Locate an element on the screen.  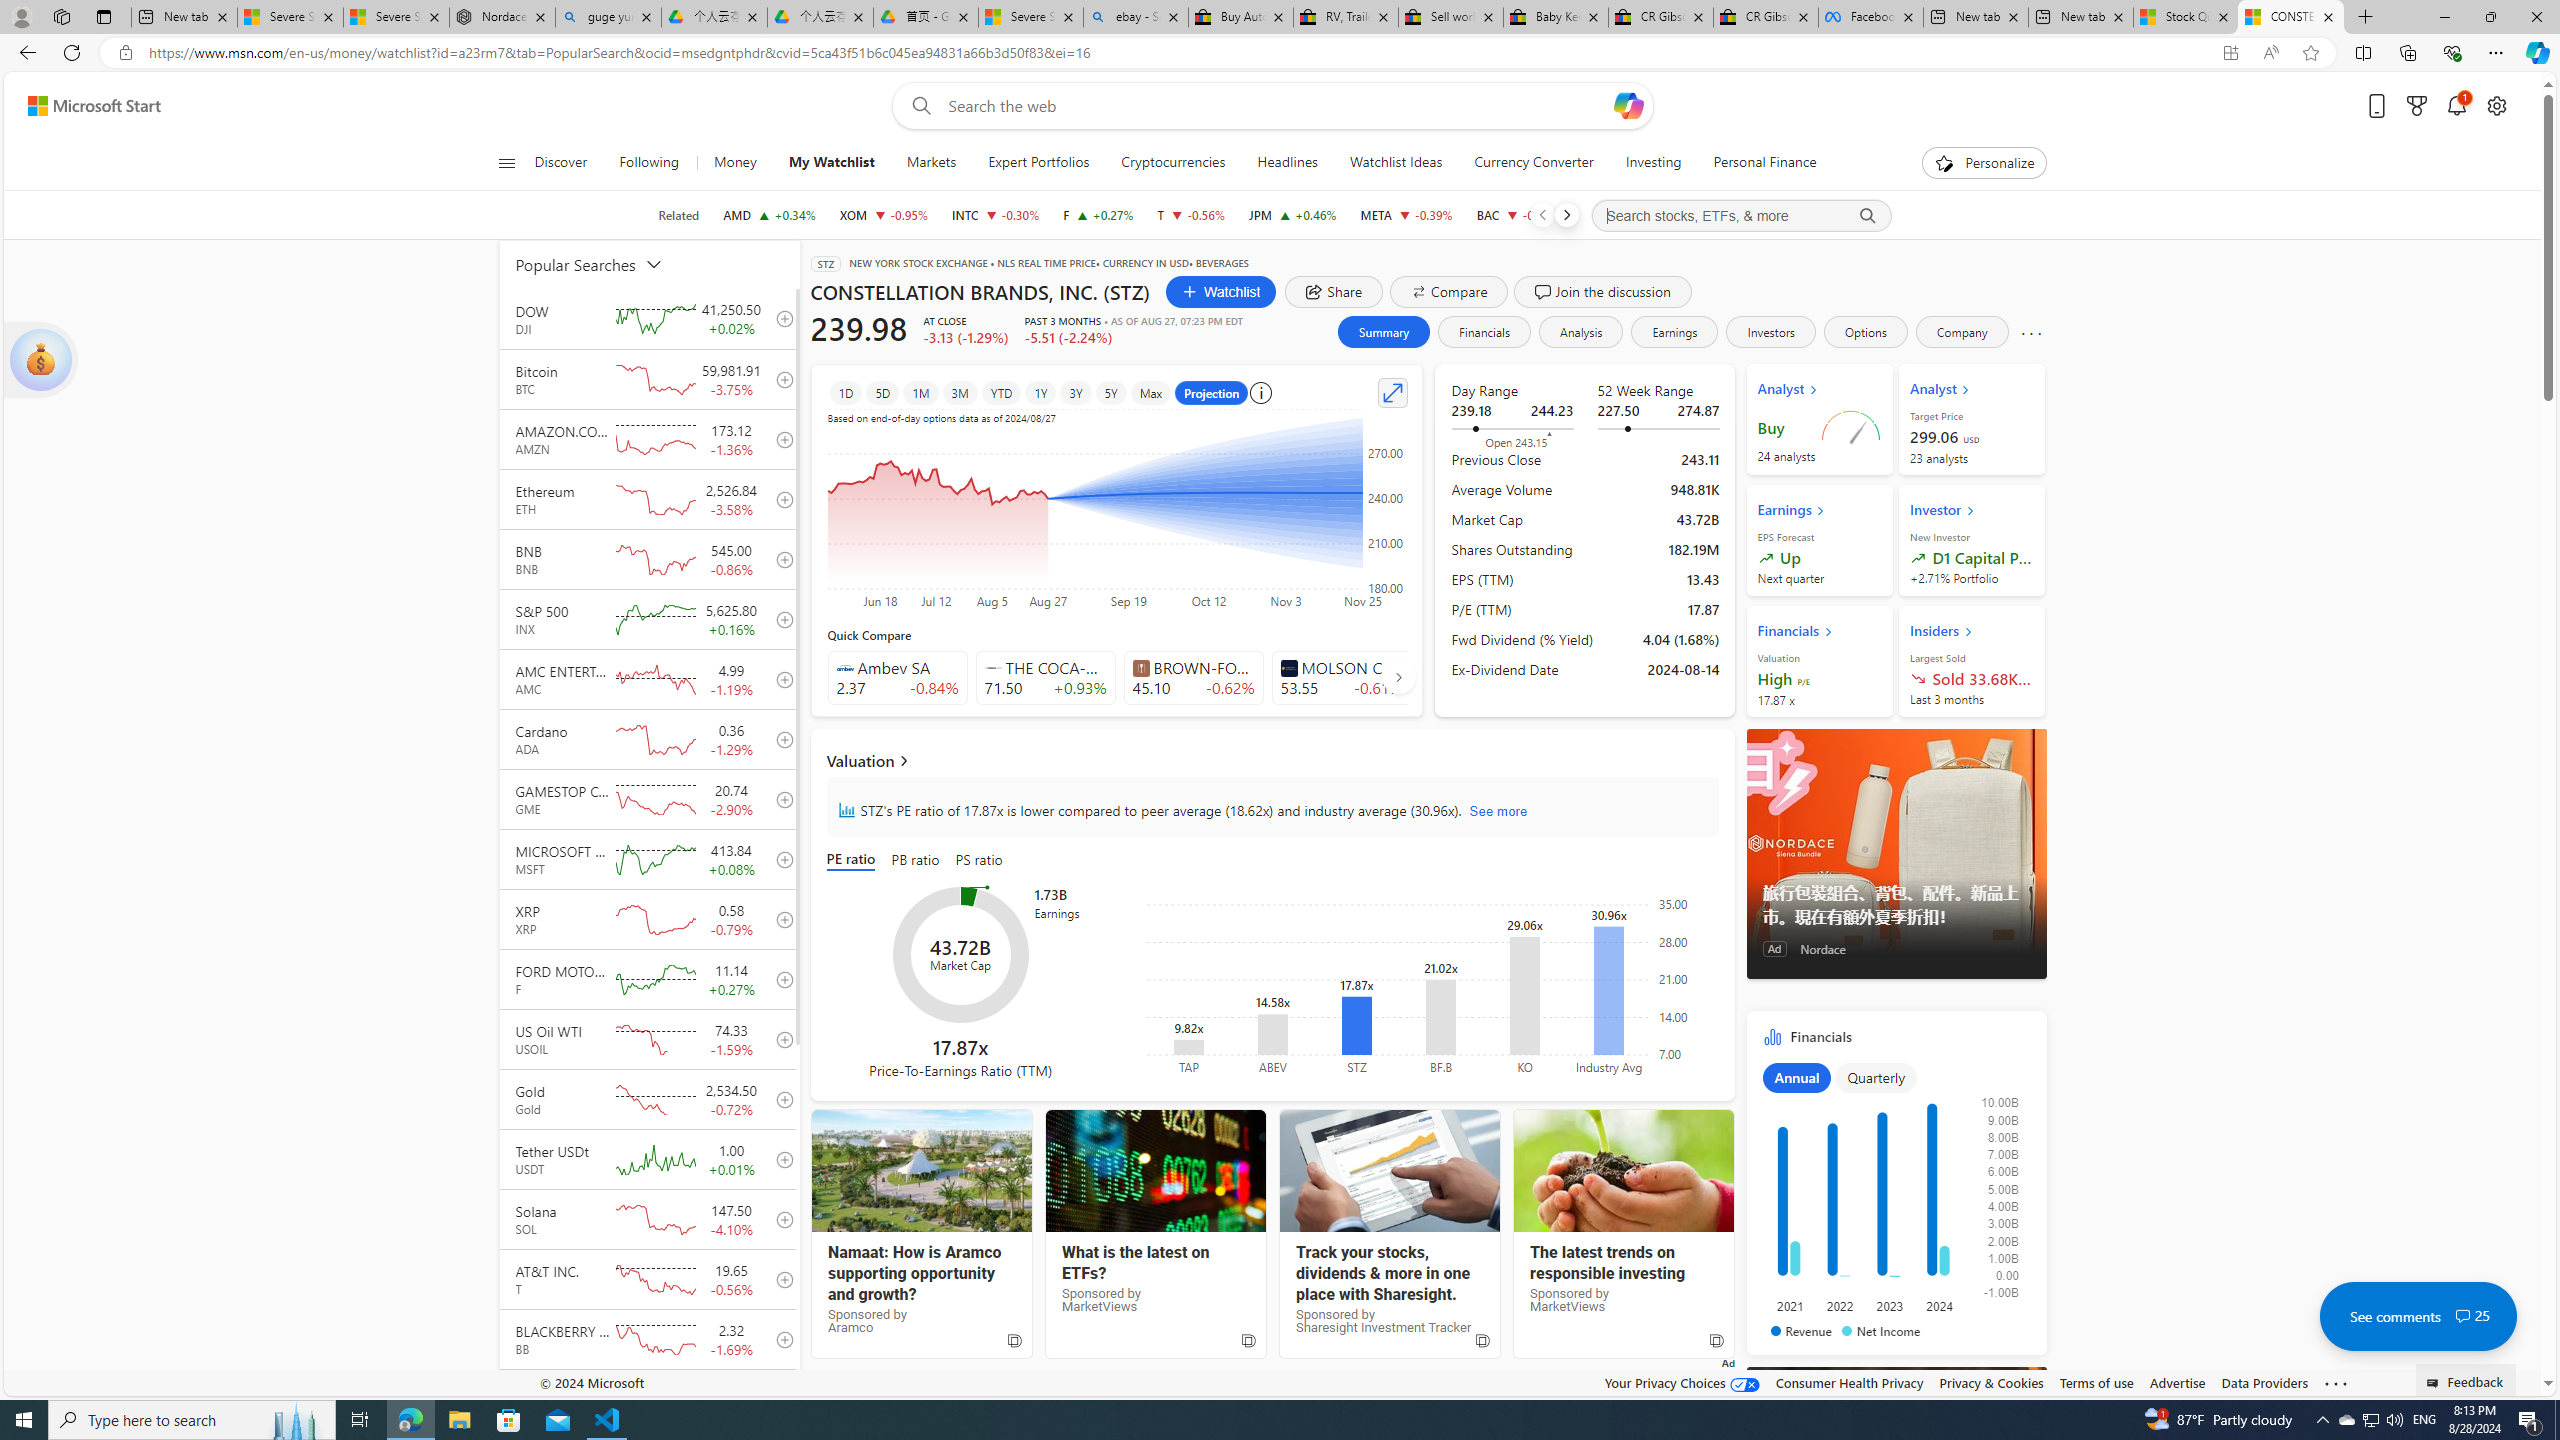
'Projection' is located at coordinates (1211, 392).